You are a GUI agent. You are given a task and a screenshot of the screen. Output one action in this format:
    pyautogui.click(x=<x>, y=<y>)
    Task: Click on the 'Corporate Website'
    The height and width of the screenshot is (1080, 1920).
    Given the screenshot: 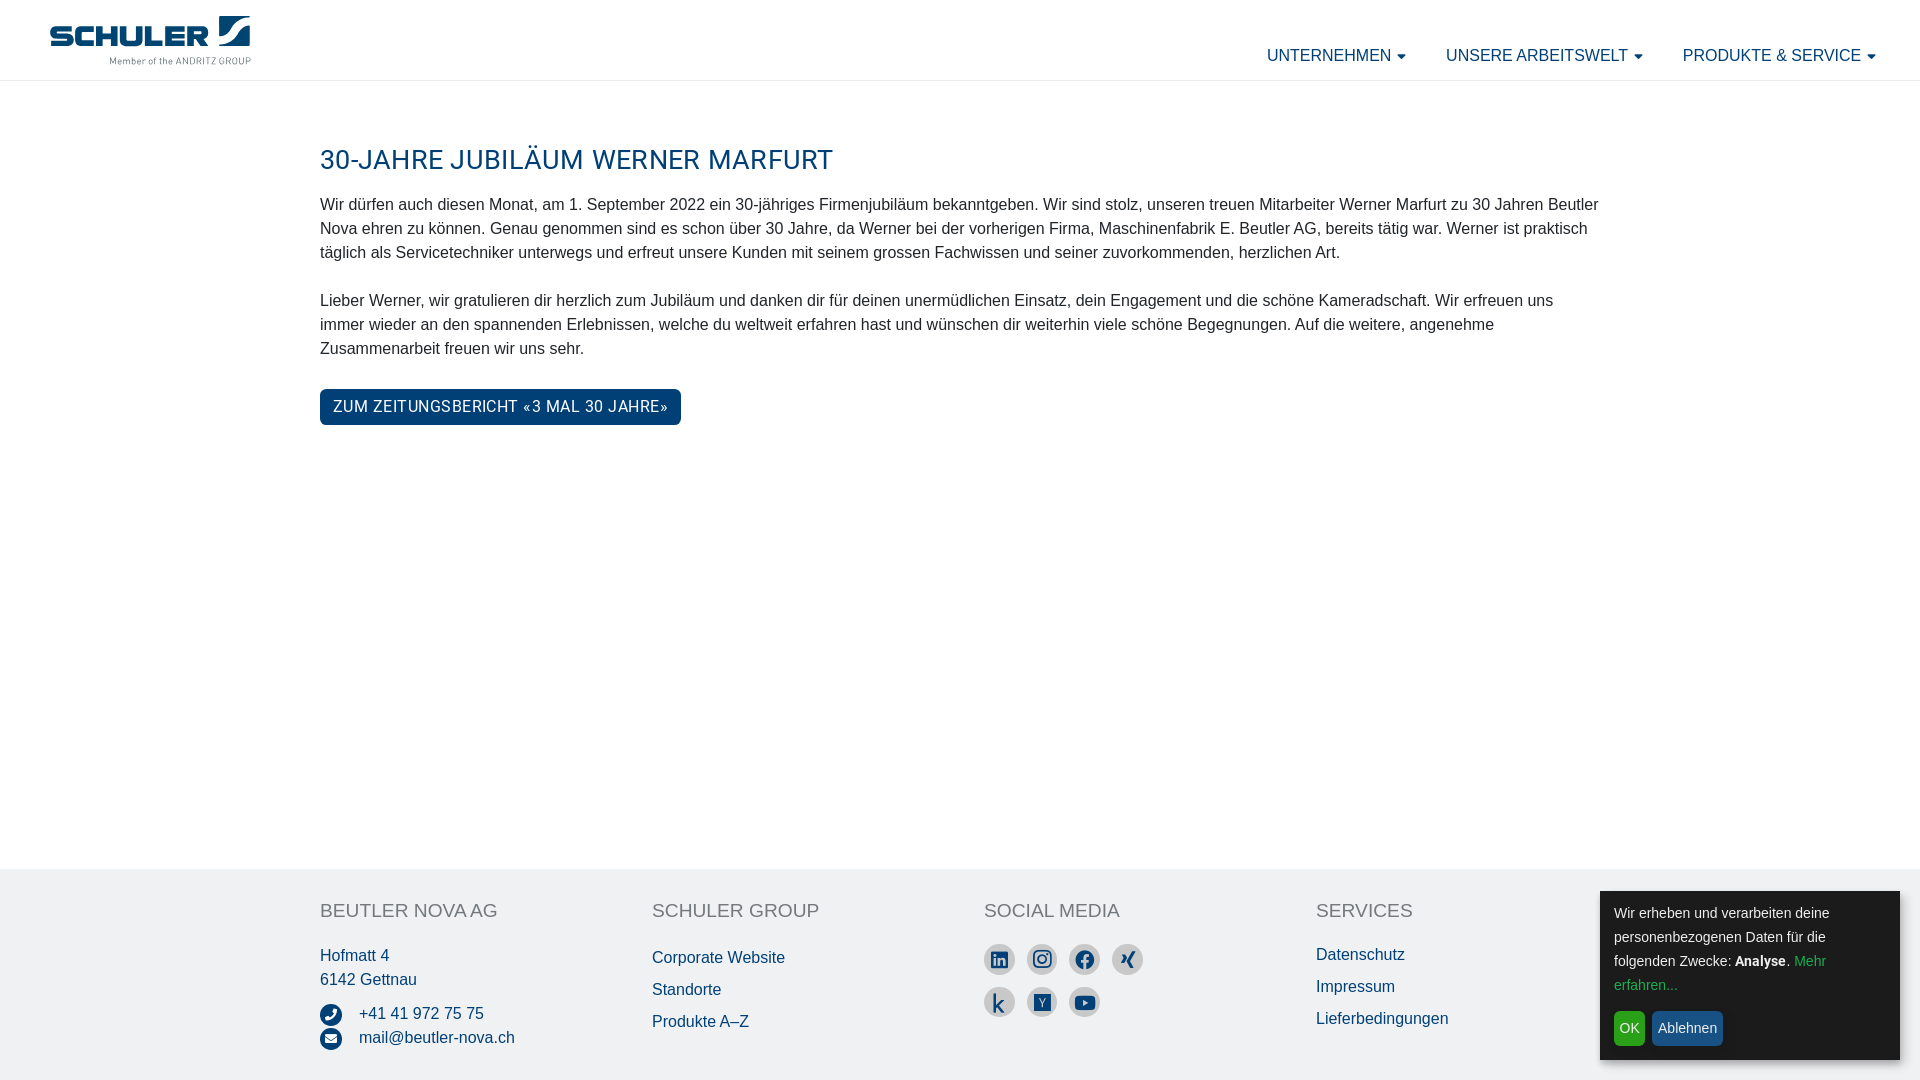 What is the action you would take?
    pyautogui.click(x=718, y=956)
    